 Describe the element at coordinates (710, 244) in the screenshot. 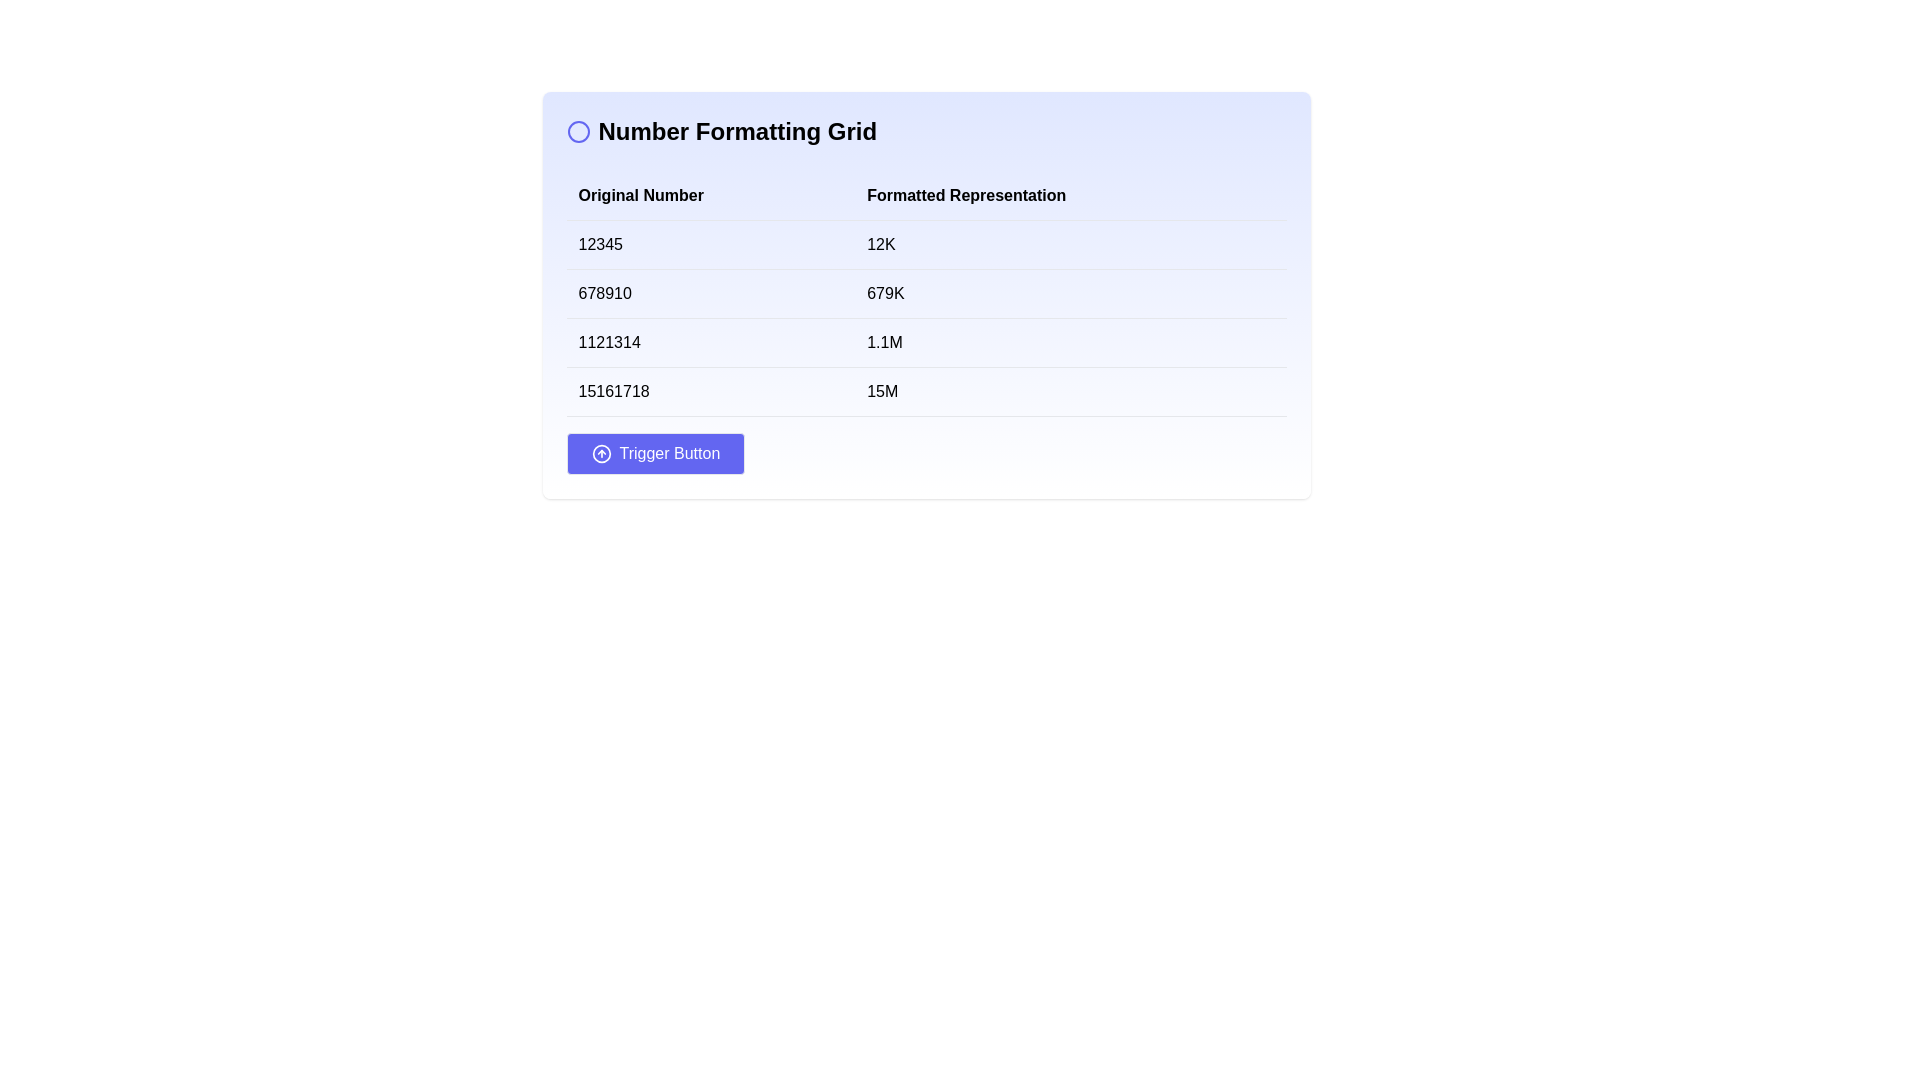

I see `the Data cell displaying '12345', which is located at the leftmost end of the first row in the data grid under the 'Original Number' column, to interact with the table features` at that location.